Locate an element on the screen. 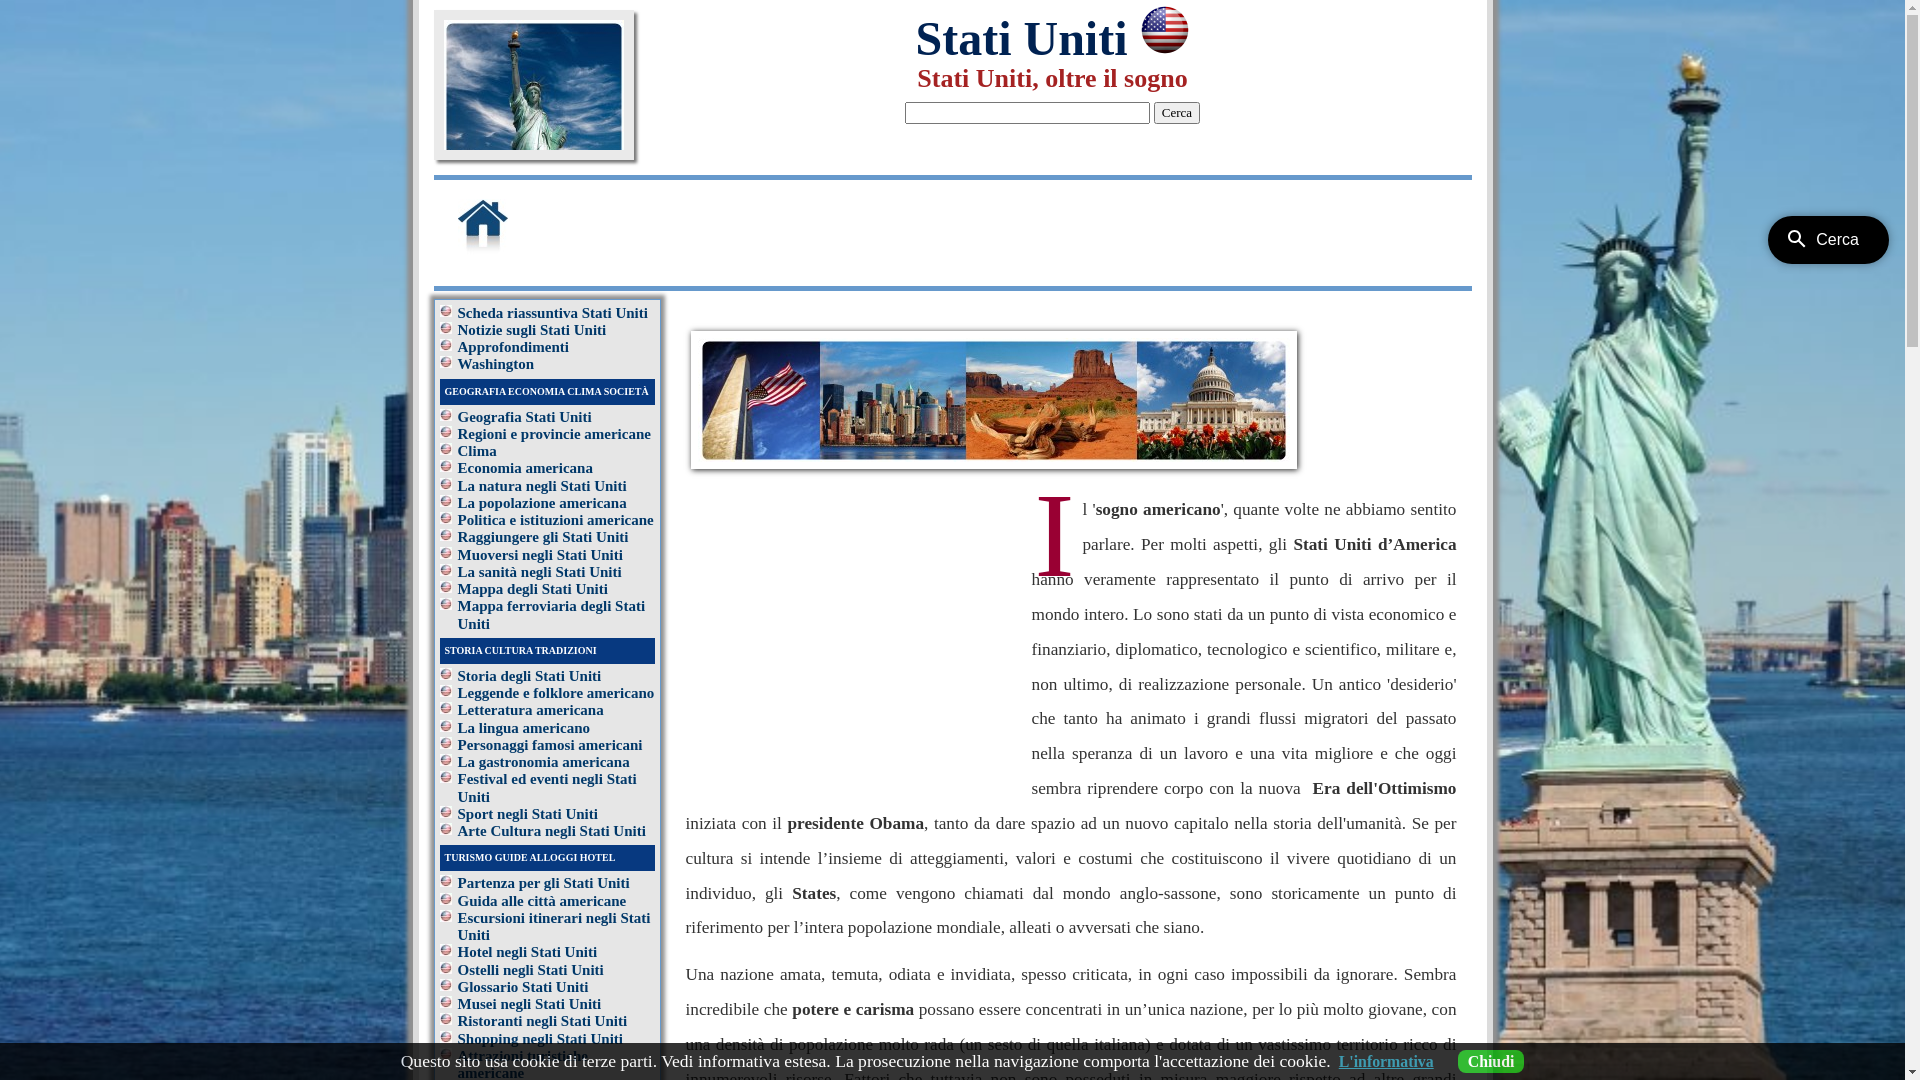 The image size is (1920, 1080). 'Stati Uniti' is located at coordinates (914, 38).